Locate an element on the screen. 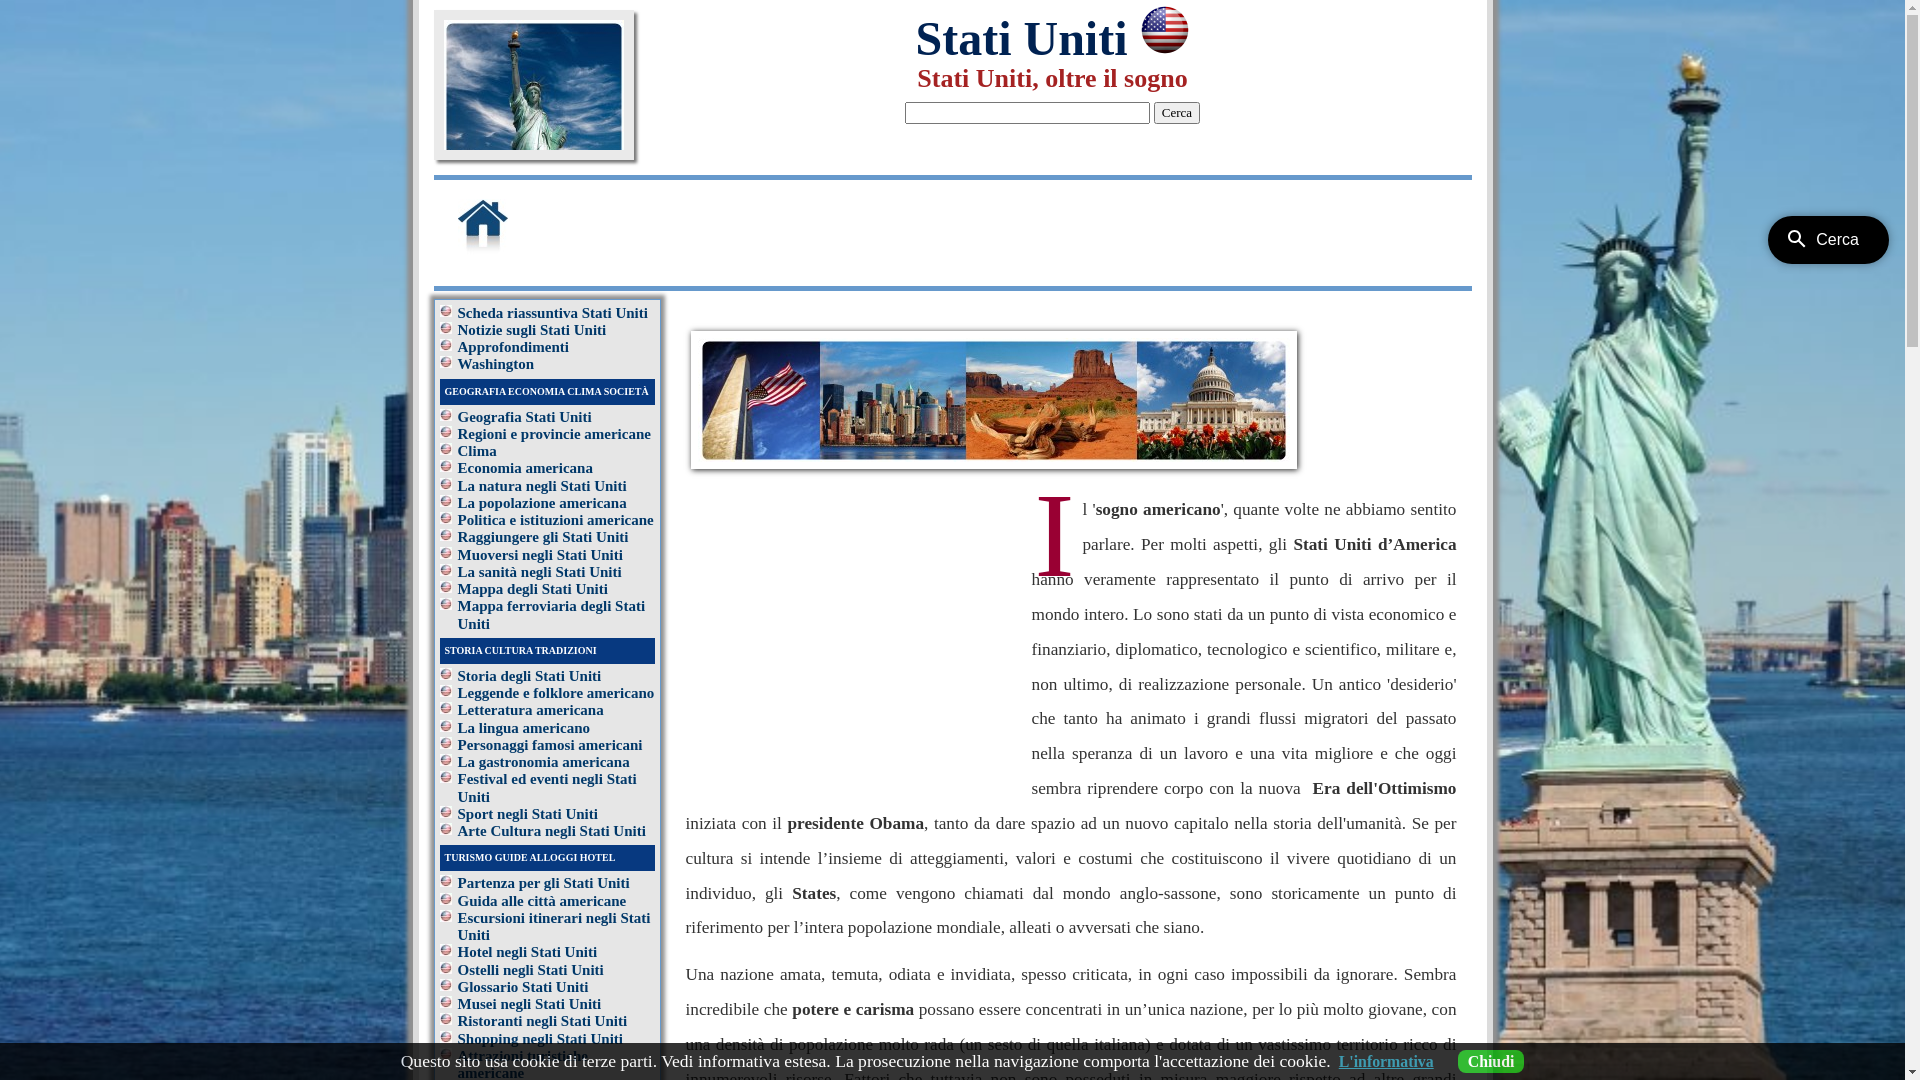 The image size is (1920, 1080). 'Stati Uniti' is located at coordinates (914, 38).